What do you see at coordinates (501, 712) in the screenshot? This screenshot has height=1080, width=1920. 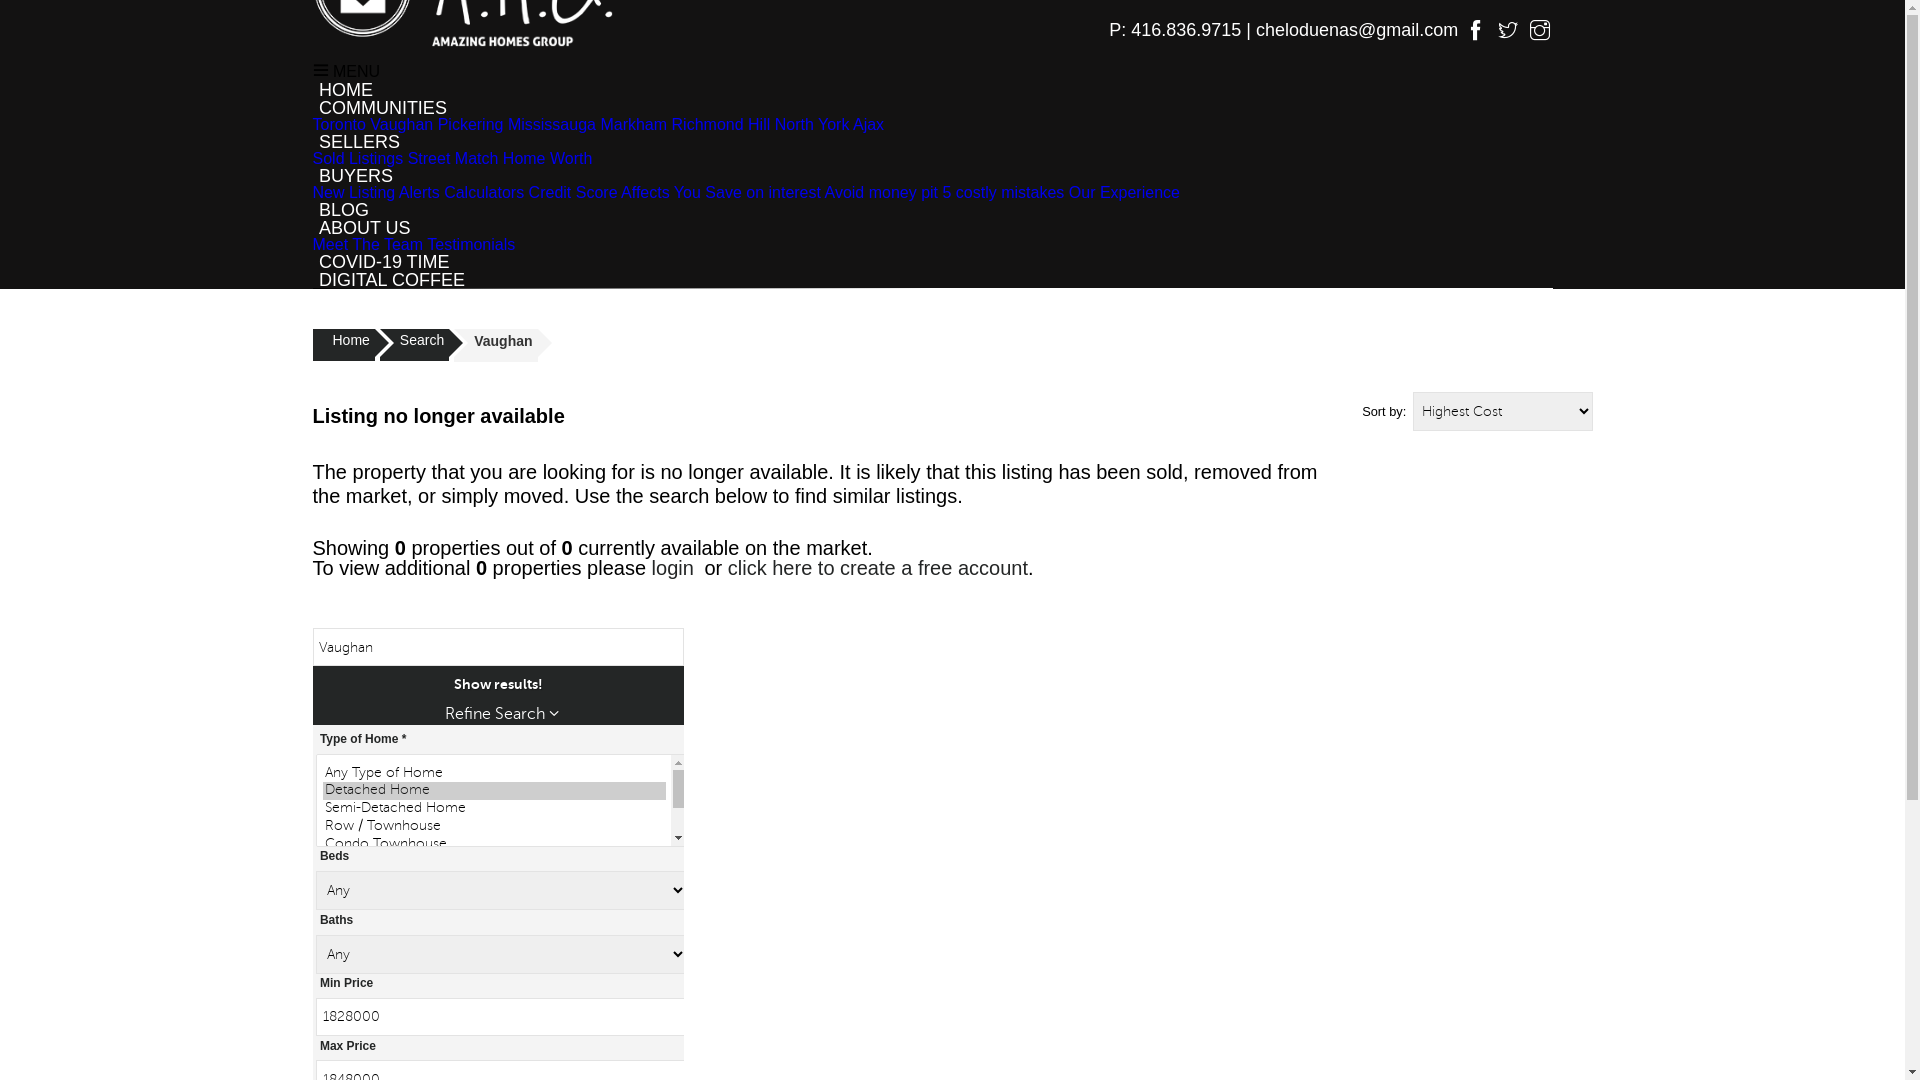 I see `'Refine Search'` at bounding box center [501, 712].